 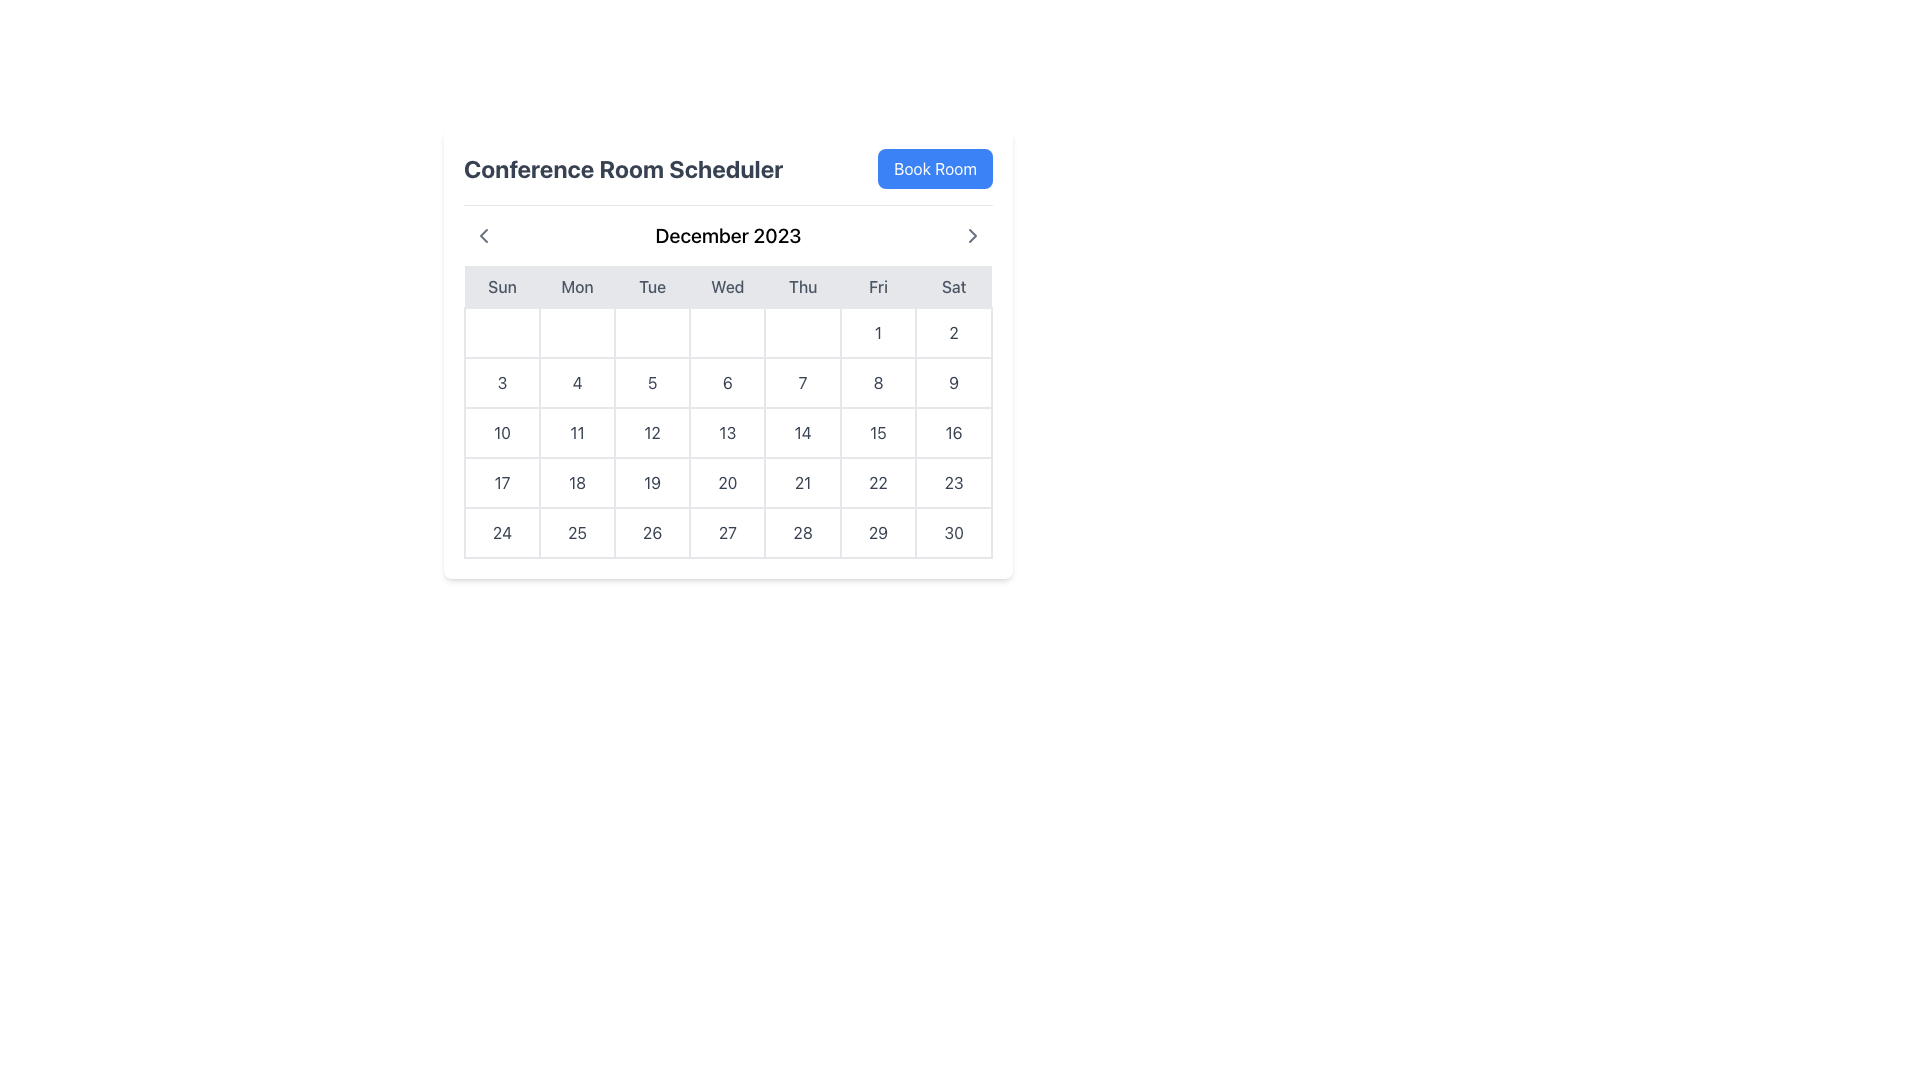 What do you see at coordinates (803, 431) in the screenshot?
I see `the calendar day button representing the date '14' located in the second row, fifth column under the Thursday header` at bounding box center [803, 431].